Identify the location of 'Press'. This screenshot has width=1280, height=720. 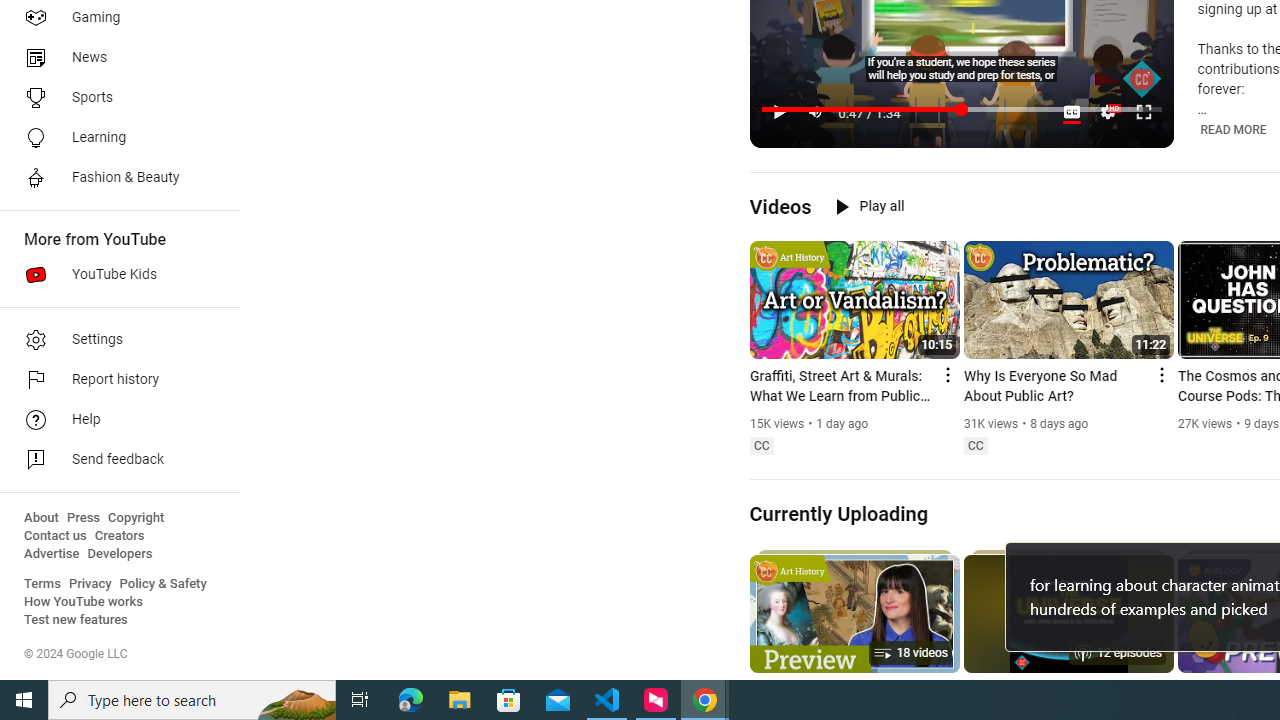
(82, 517).